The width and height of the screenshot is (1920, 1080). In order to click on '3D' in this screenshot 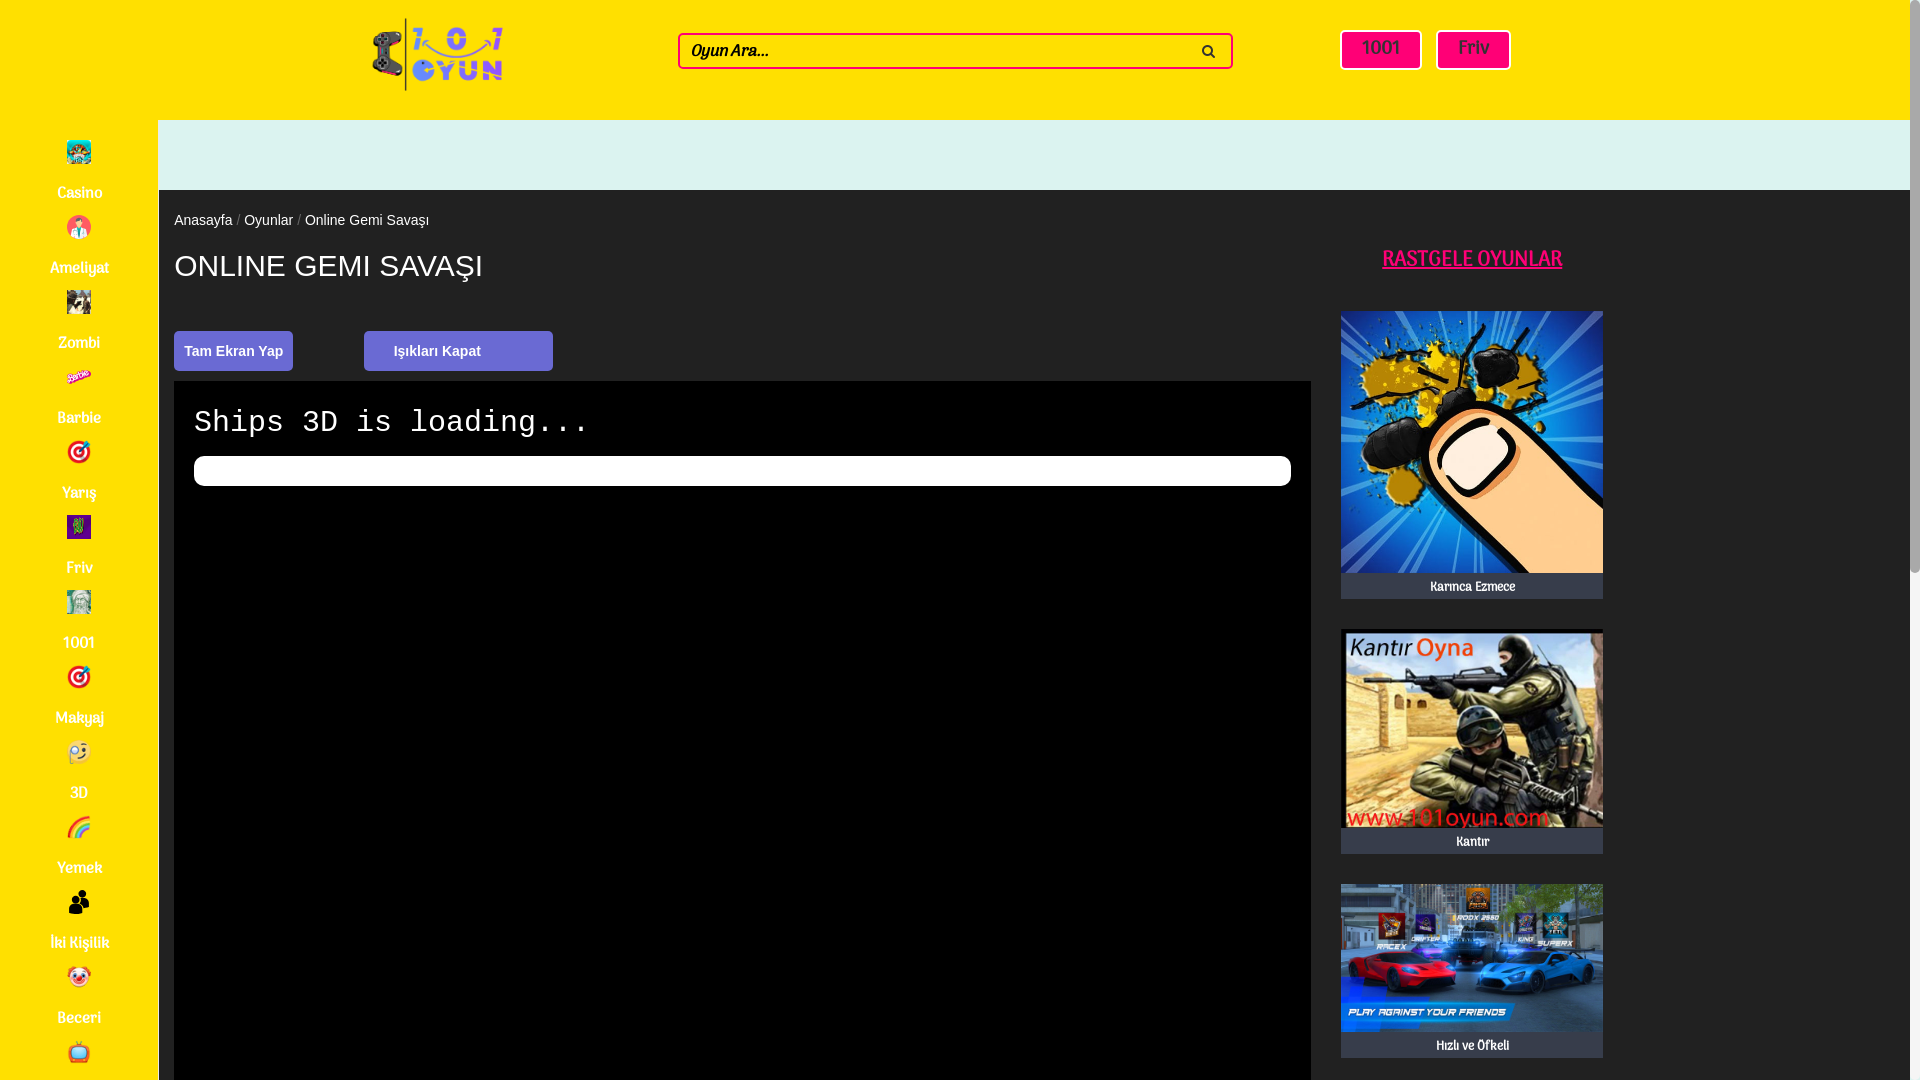, I will do `click(78, 771)`.